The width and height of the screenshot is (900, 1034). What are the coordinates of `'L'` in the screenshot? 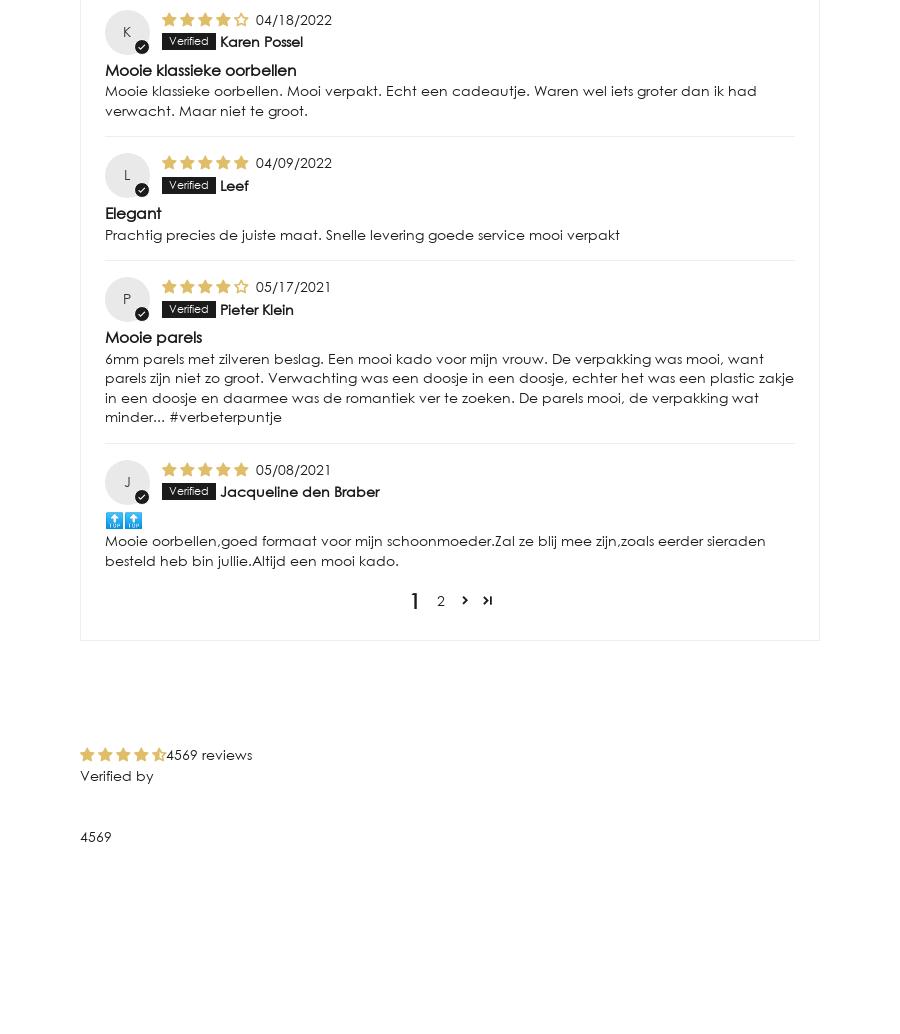 It's located at (126, 174).